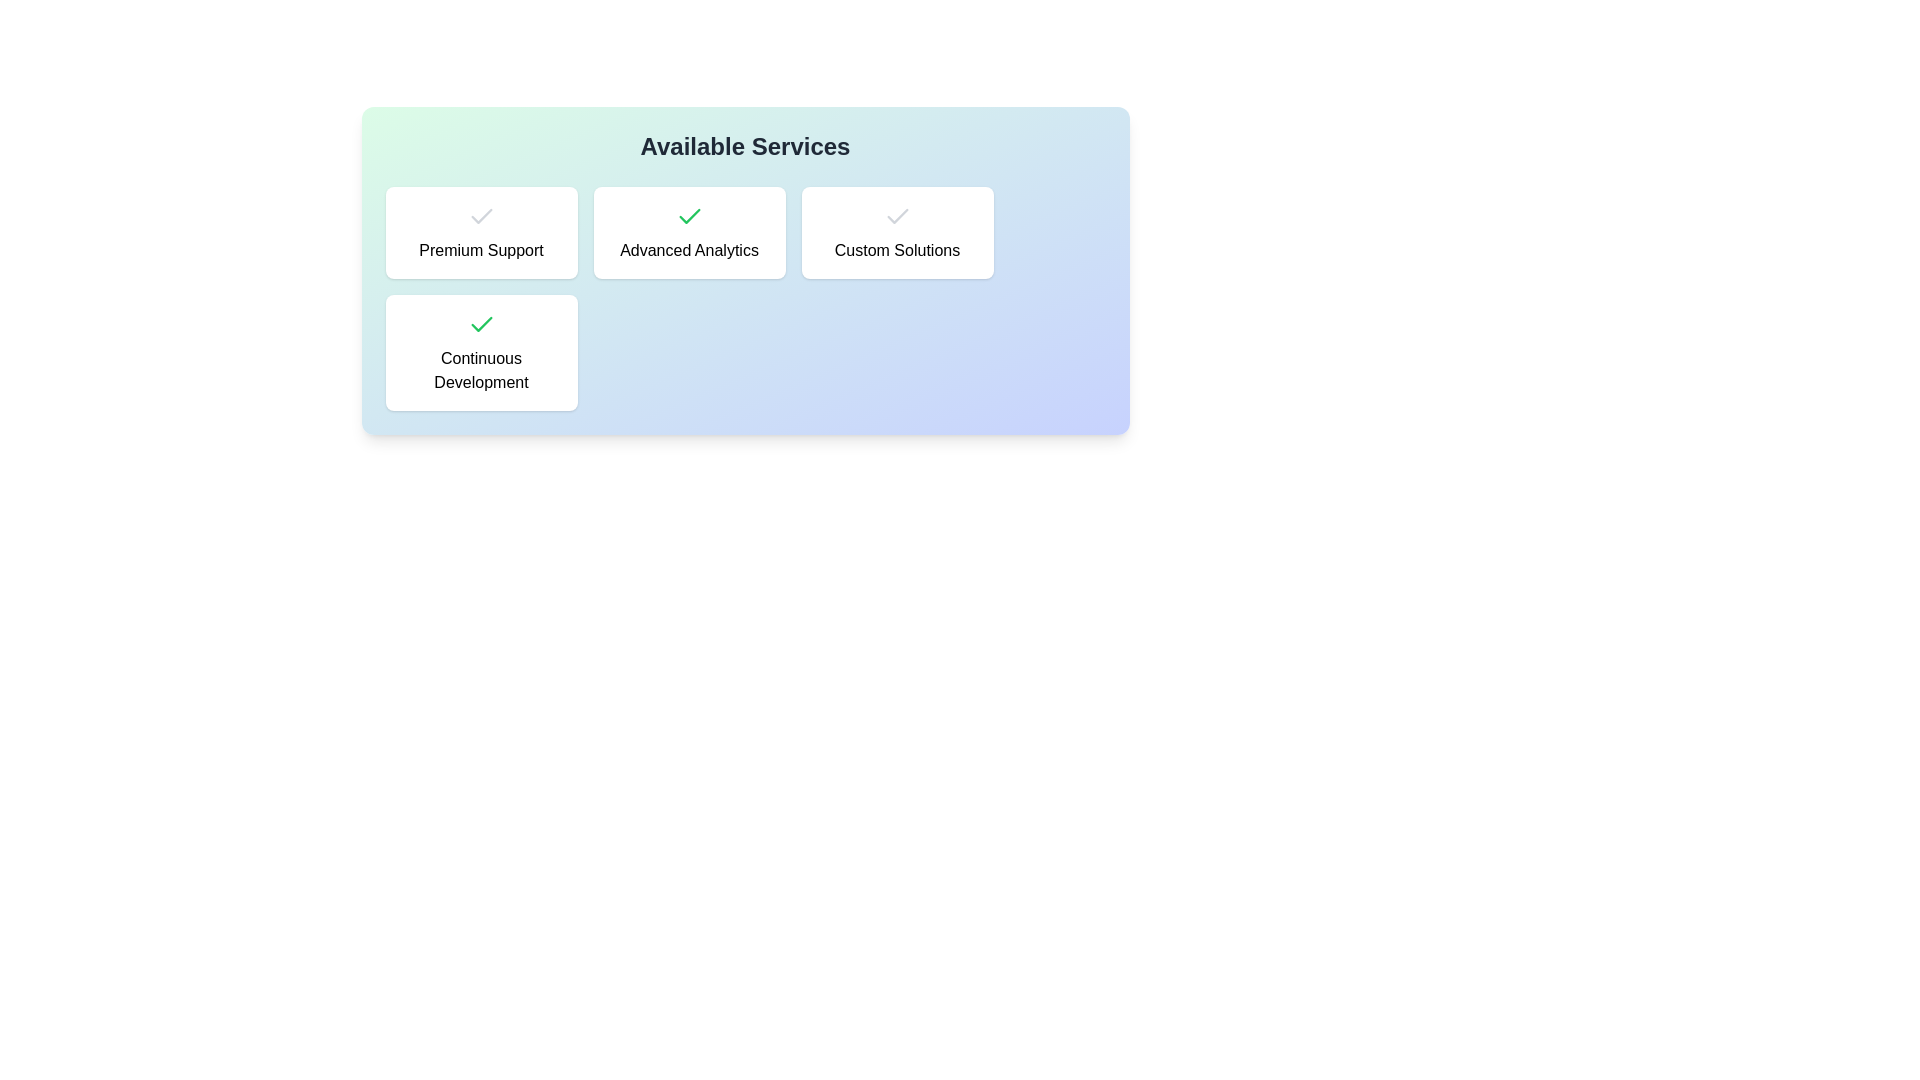  I want to click on the 'Advanced Analytics' selectable option card, which is the second option in a row of four, positioned between 'Premium Support' and 'Custom Solutions', so click(689, 231).